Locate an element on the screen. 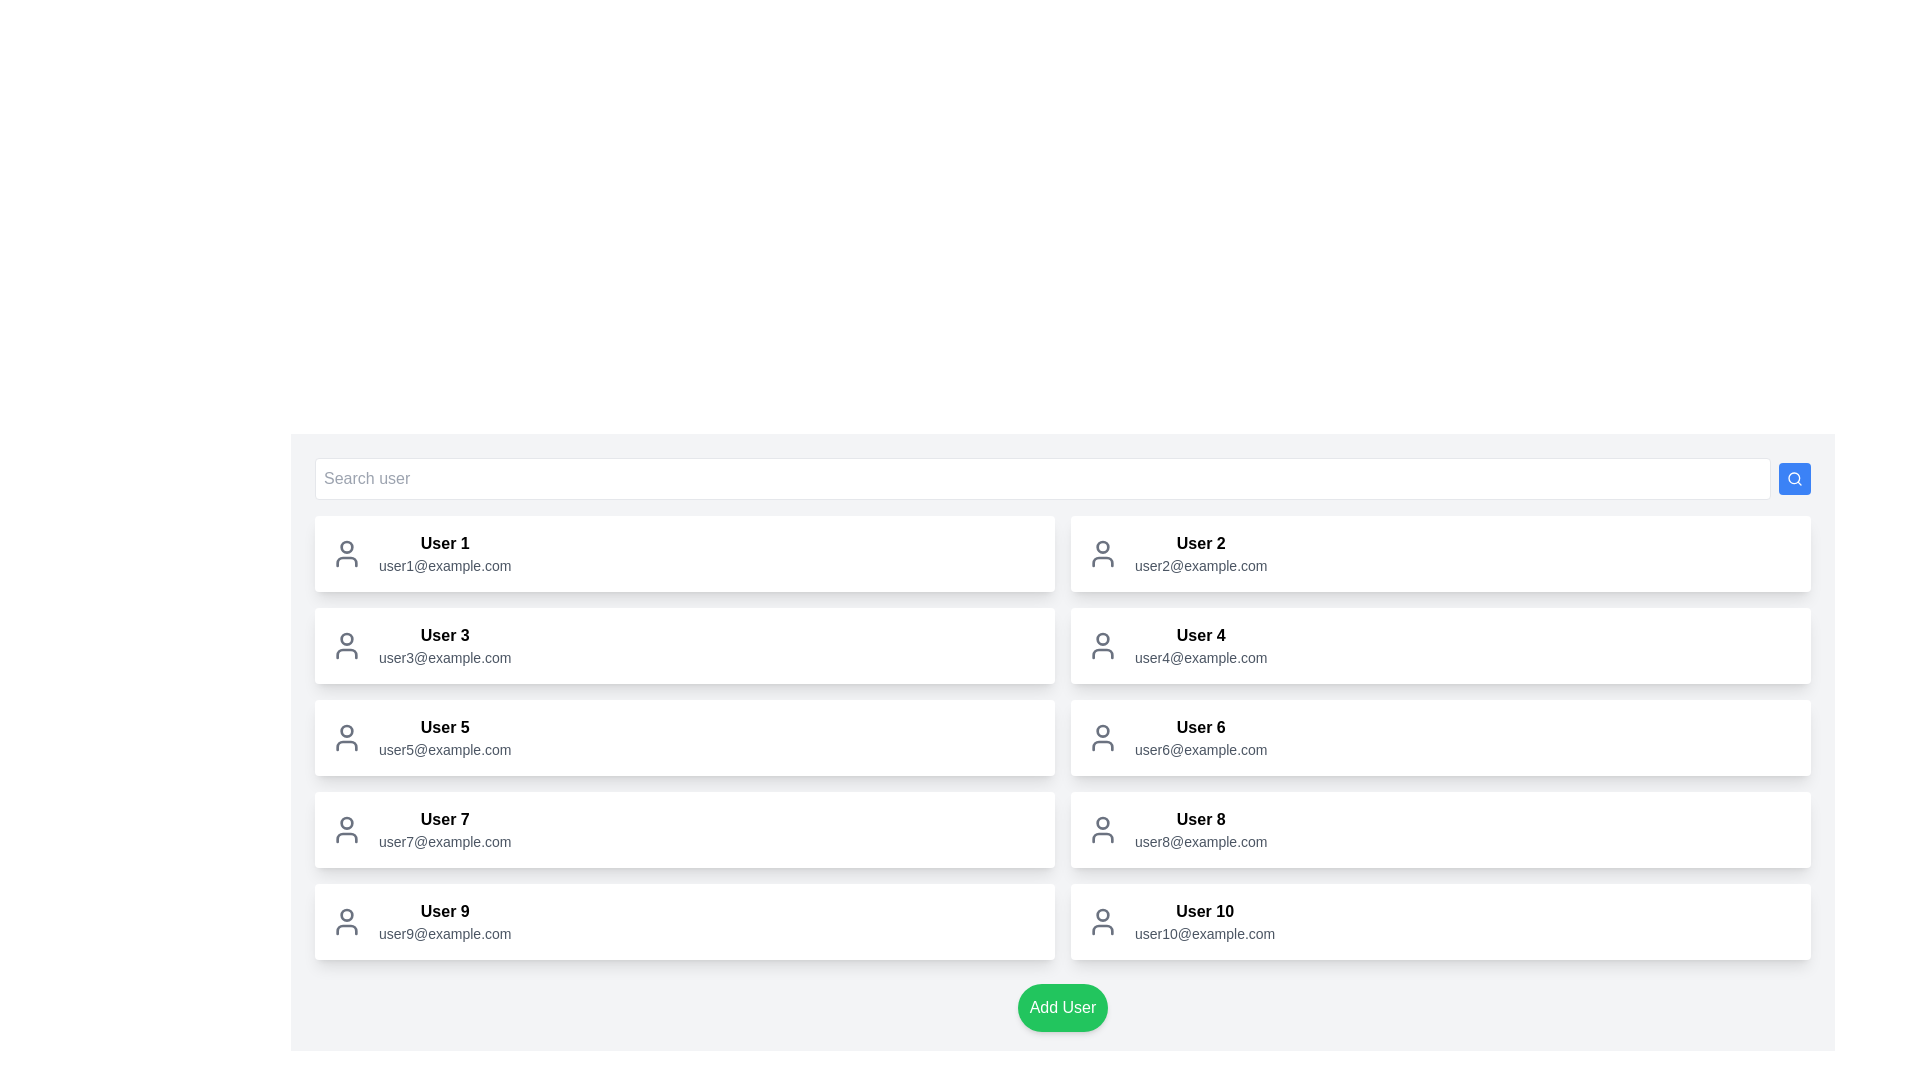 This screenshot has width=1920, height=1080. the name label of the user entry for 'User 5', which is located in the third position from the top in the list of user entries is located at coordinates (444, 728).